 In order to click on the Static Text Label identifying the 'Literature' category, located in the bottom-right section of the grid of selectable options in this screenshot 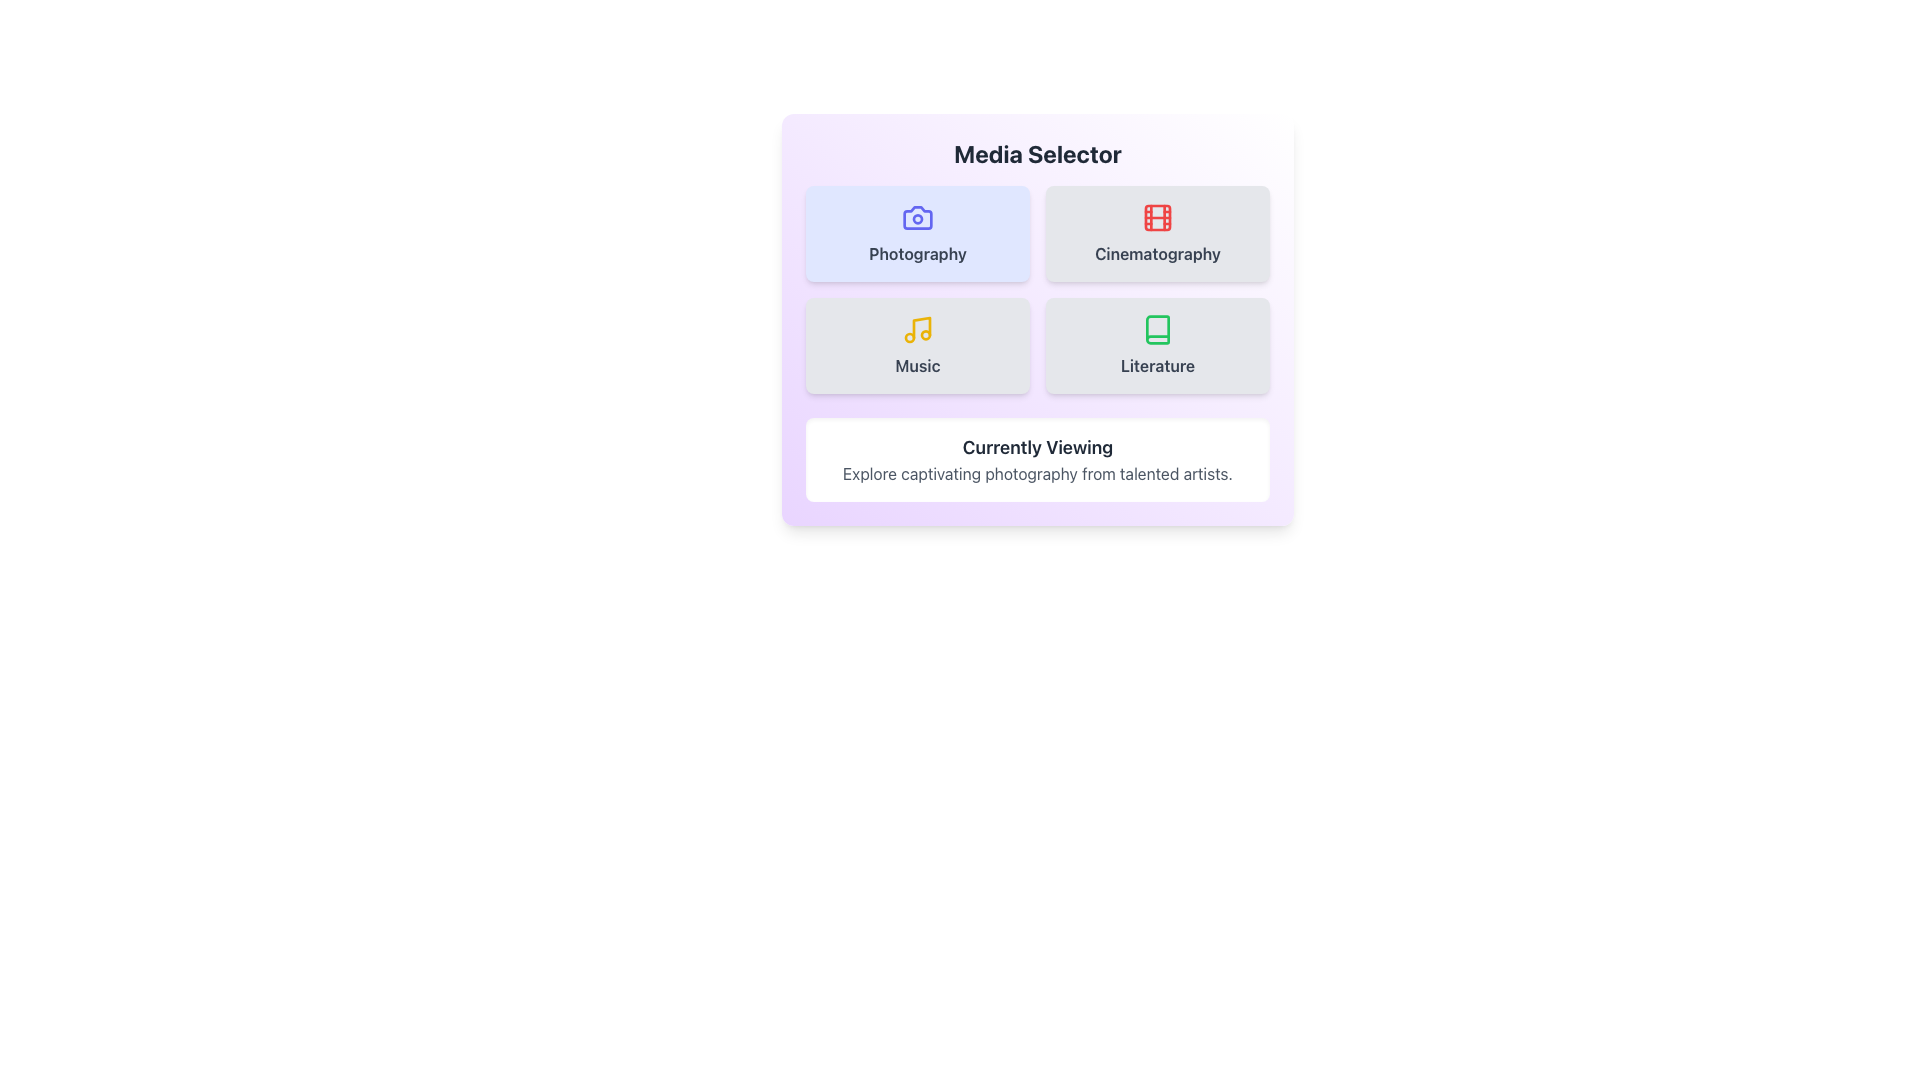, I will do `click(1157, 366)`.